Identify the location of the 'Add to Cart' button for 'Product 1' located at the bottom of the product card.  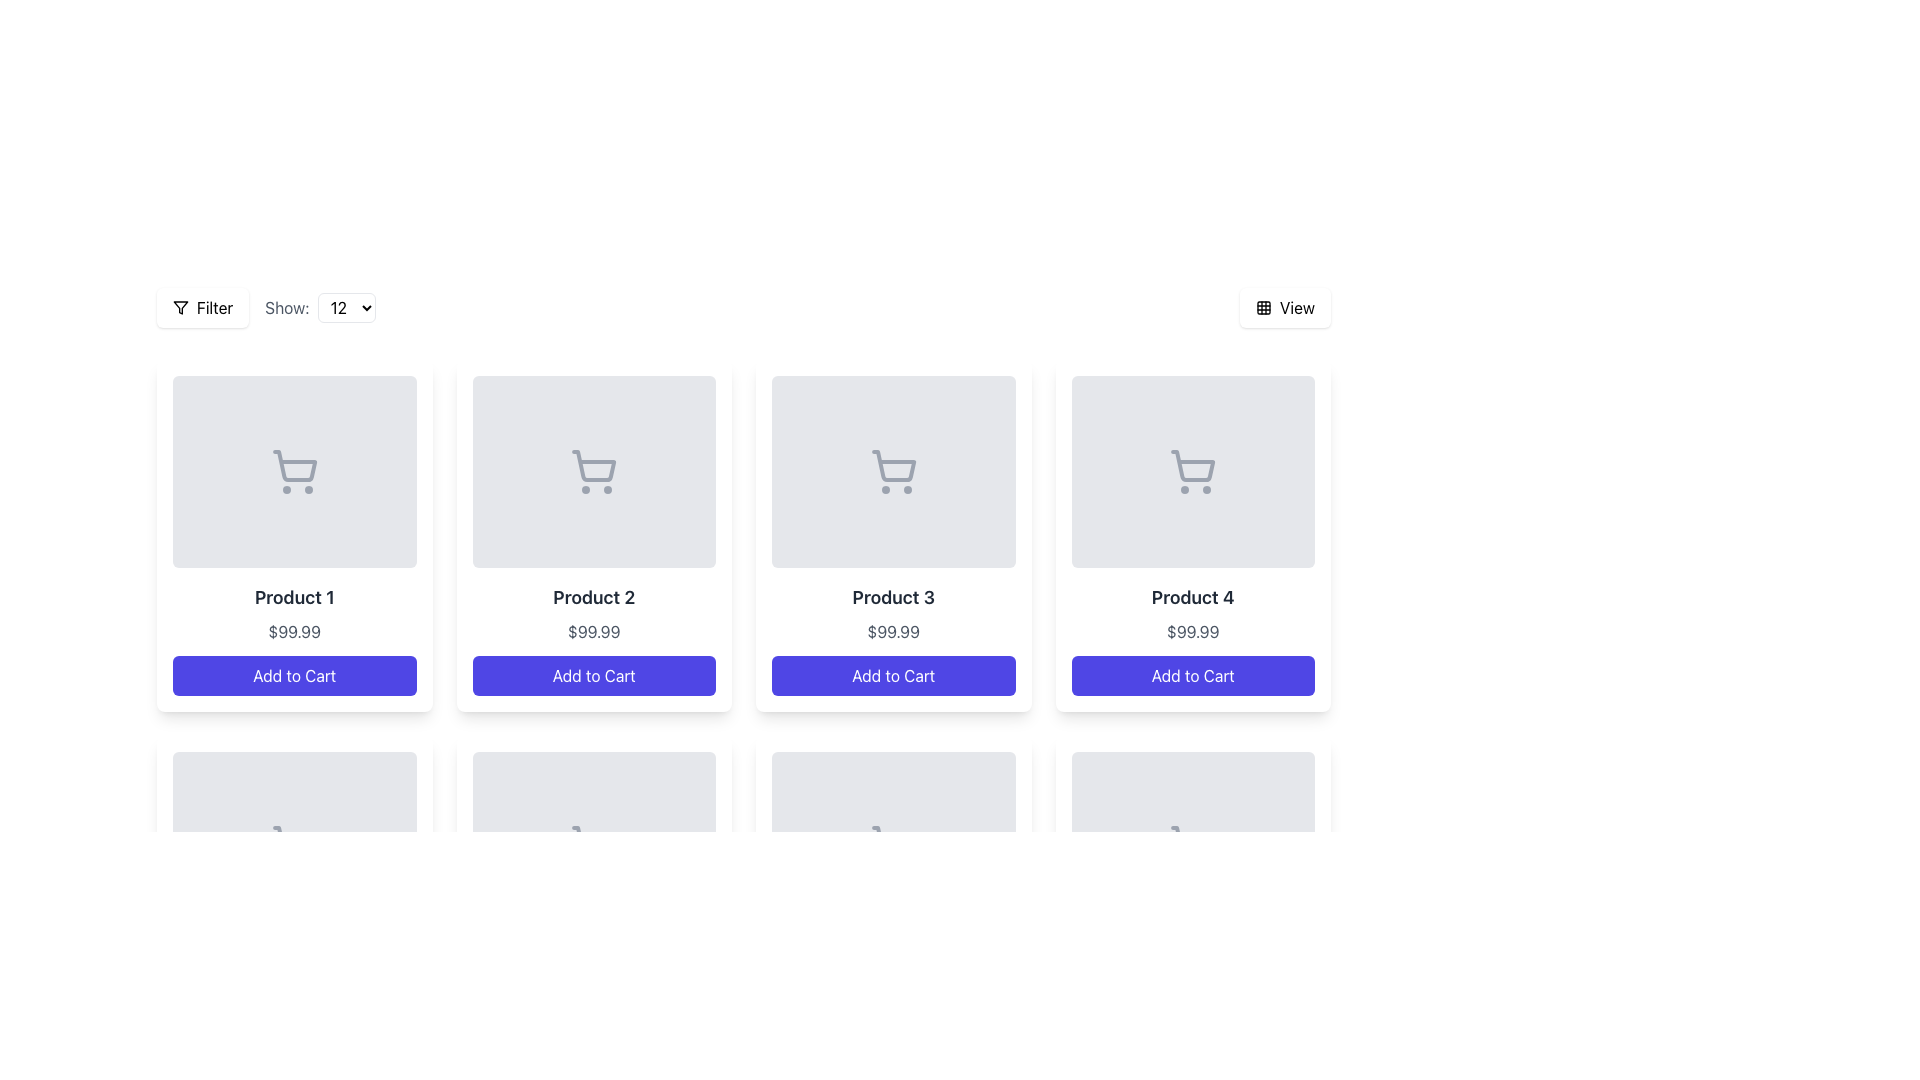
(293, 675).